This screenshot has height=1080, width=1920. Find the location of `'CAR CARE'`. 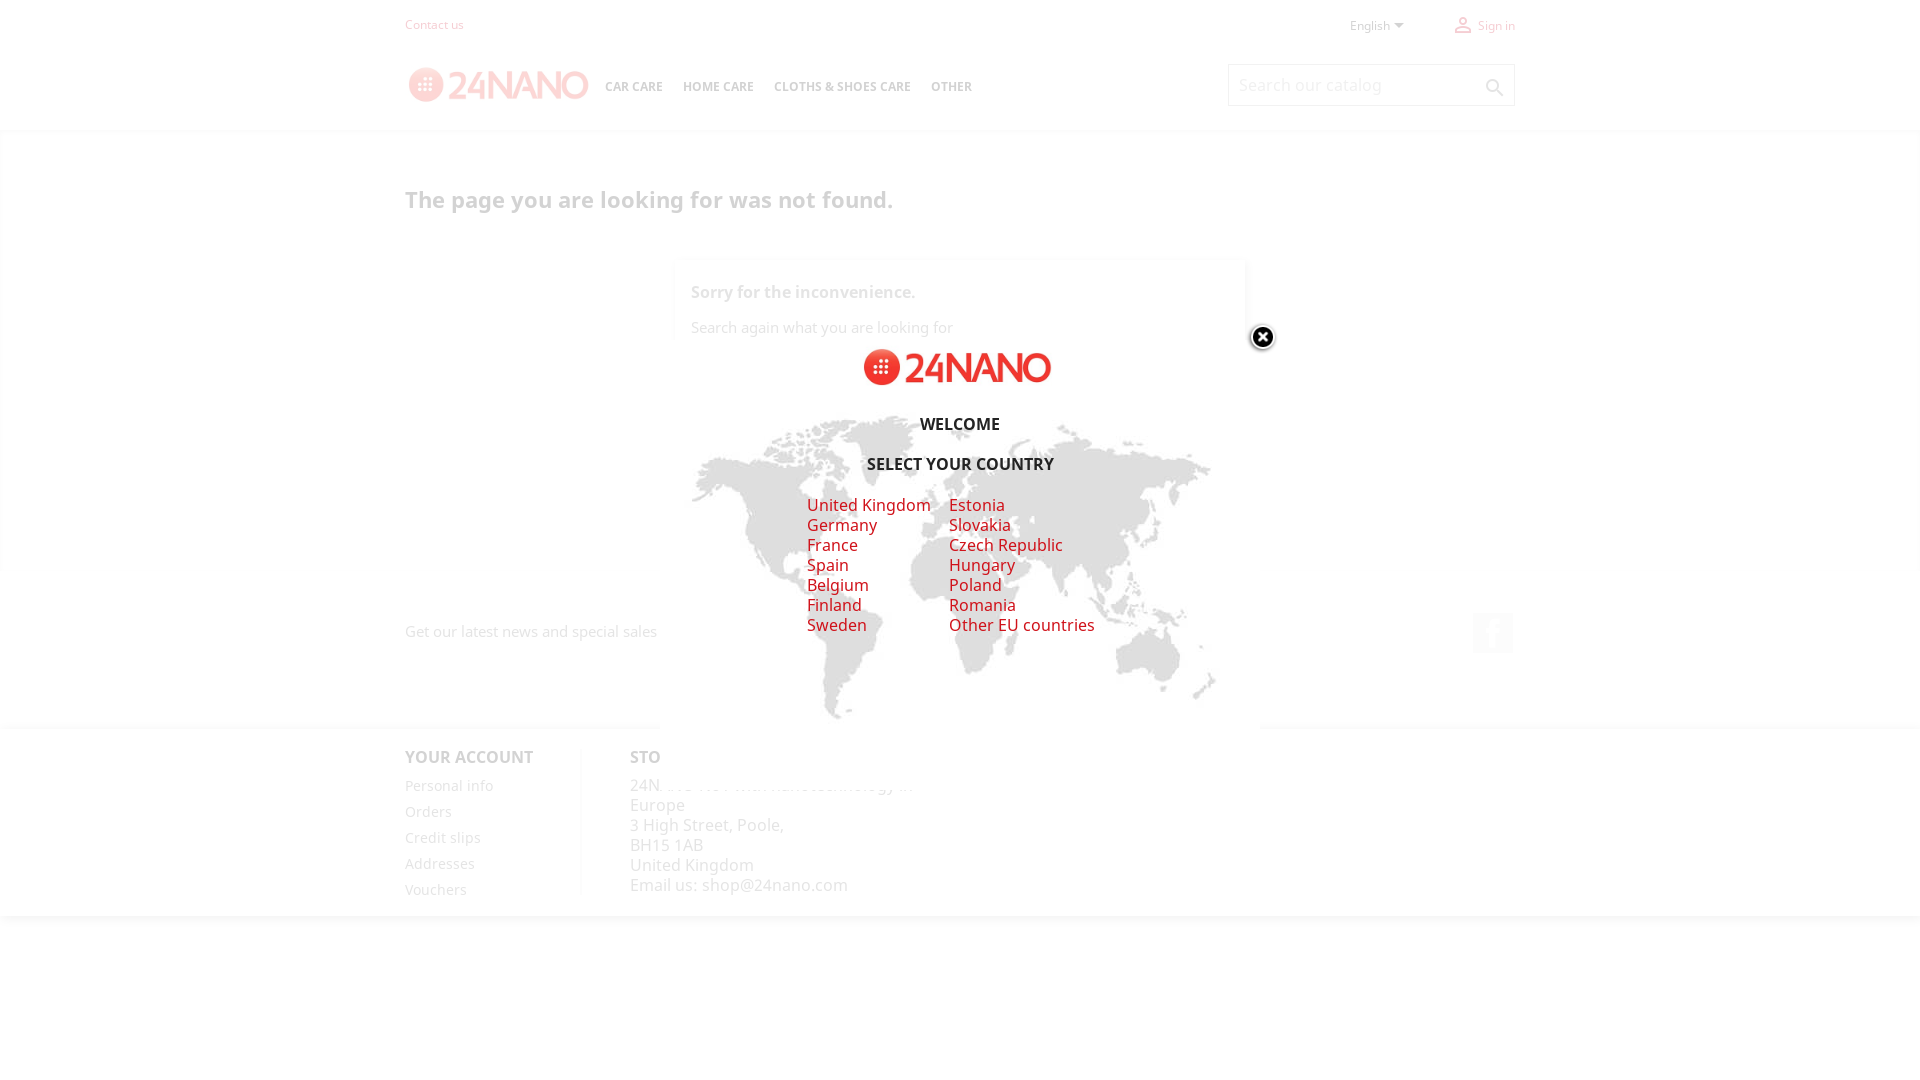

'CAR CARE' is located at coordinates (632, 87).